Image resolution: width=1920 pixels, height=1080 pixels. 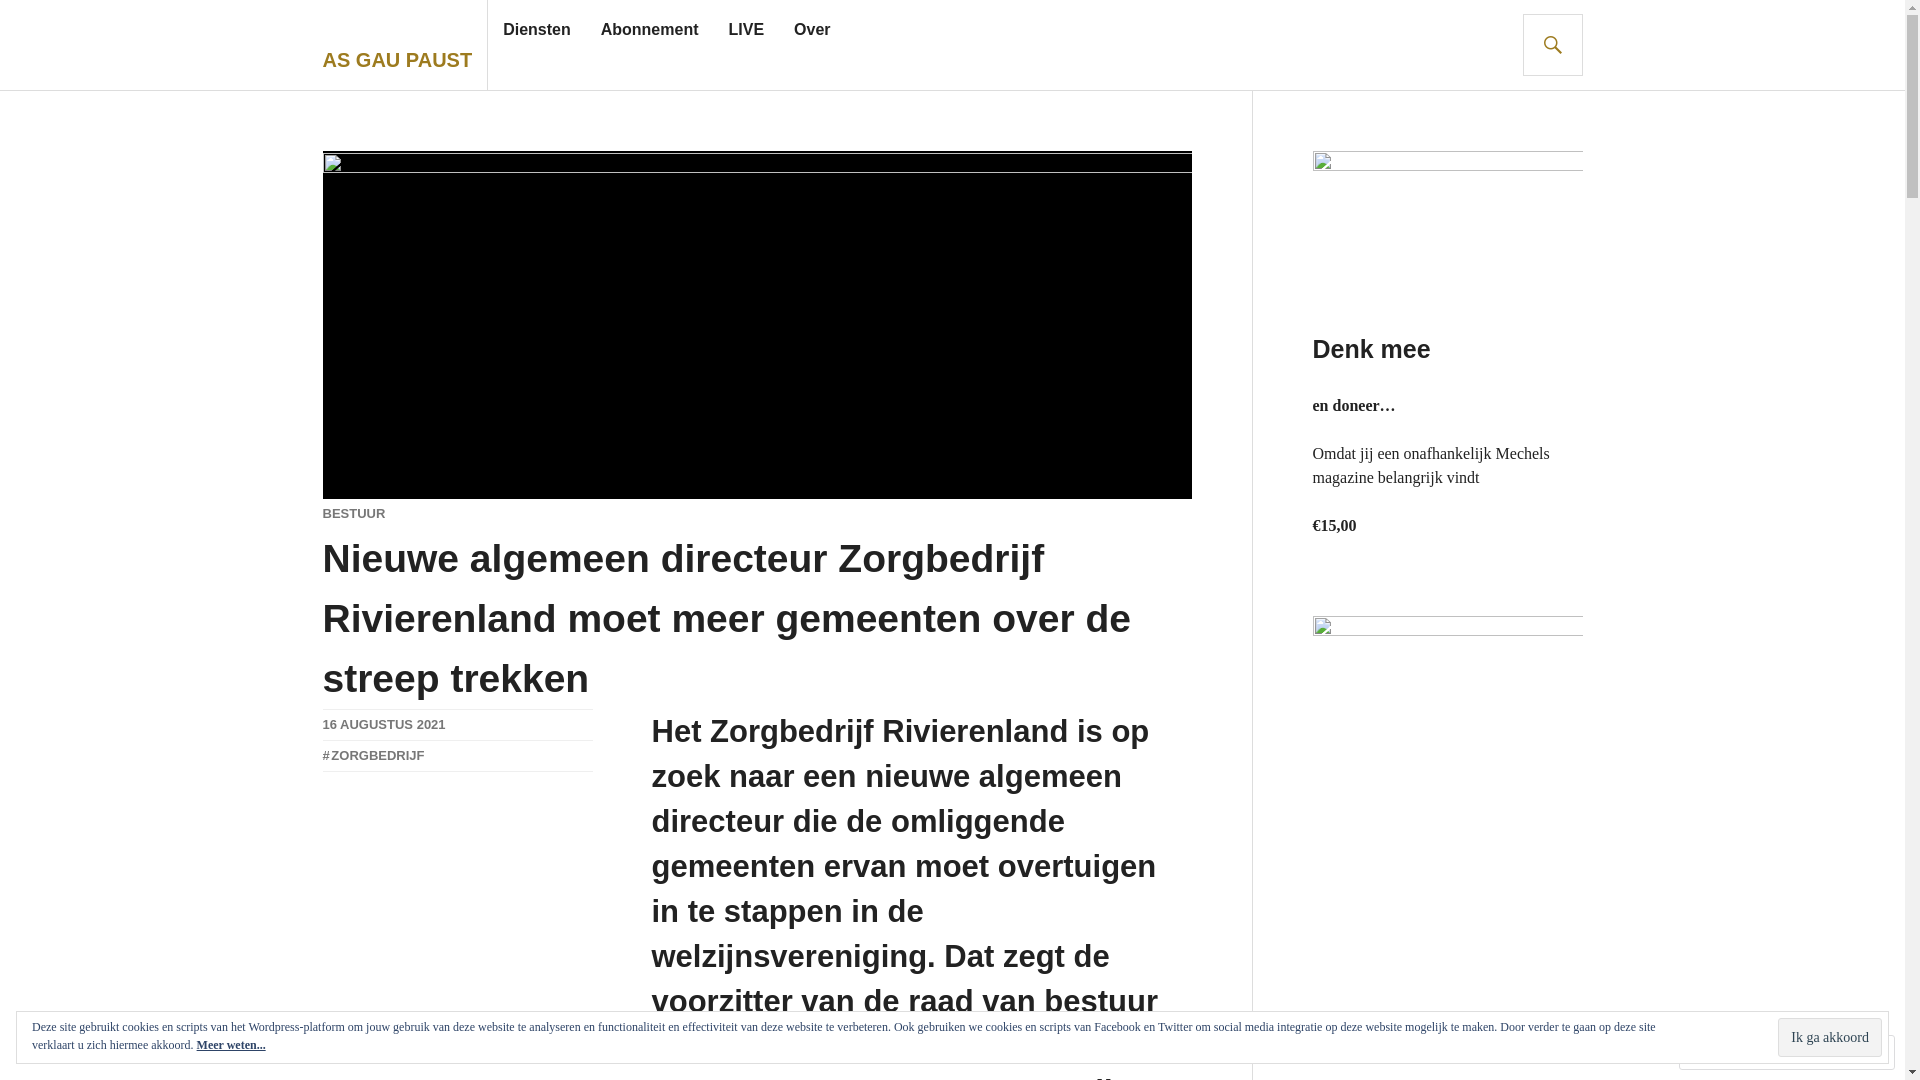 What do you see at coordinates (336, 755) in the screenshot?
I see `'AGP'` at bounding box center [336, 755].